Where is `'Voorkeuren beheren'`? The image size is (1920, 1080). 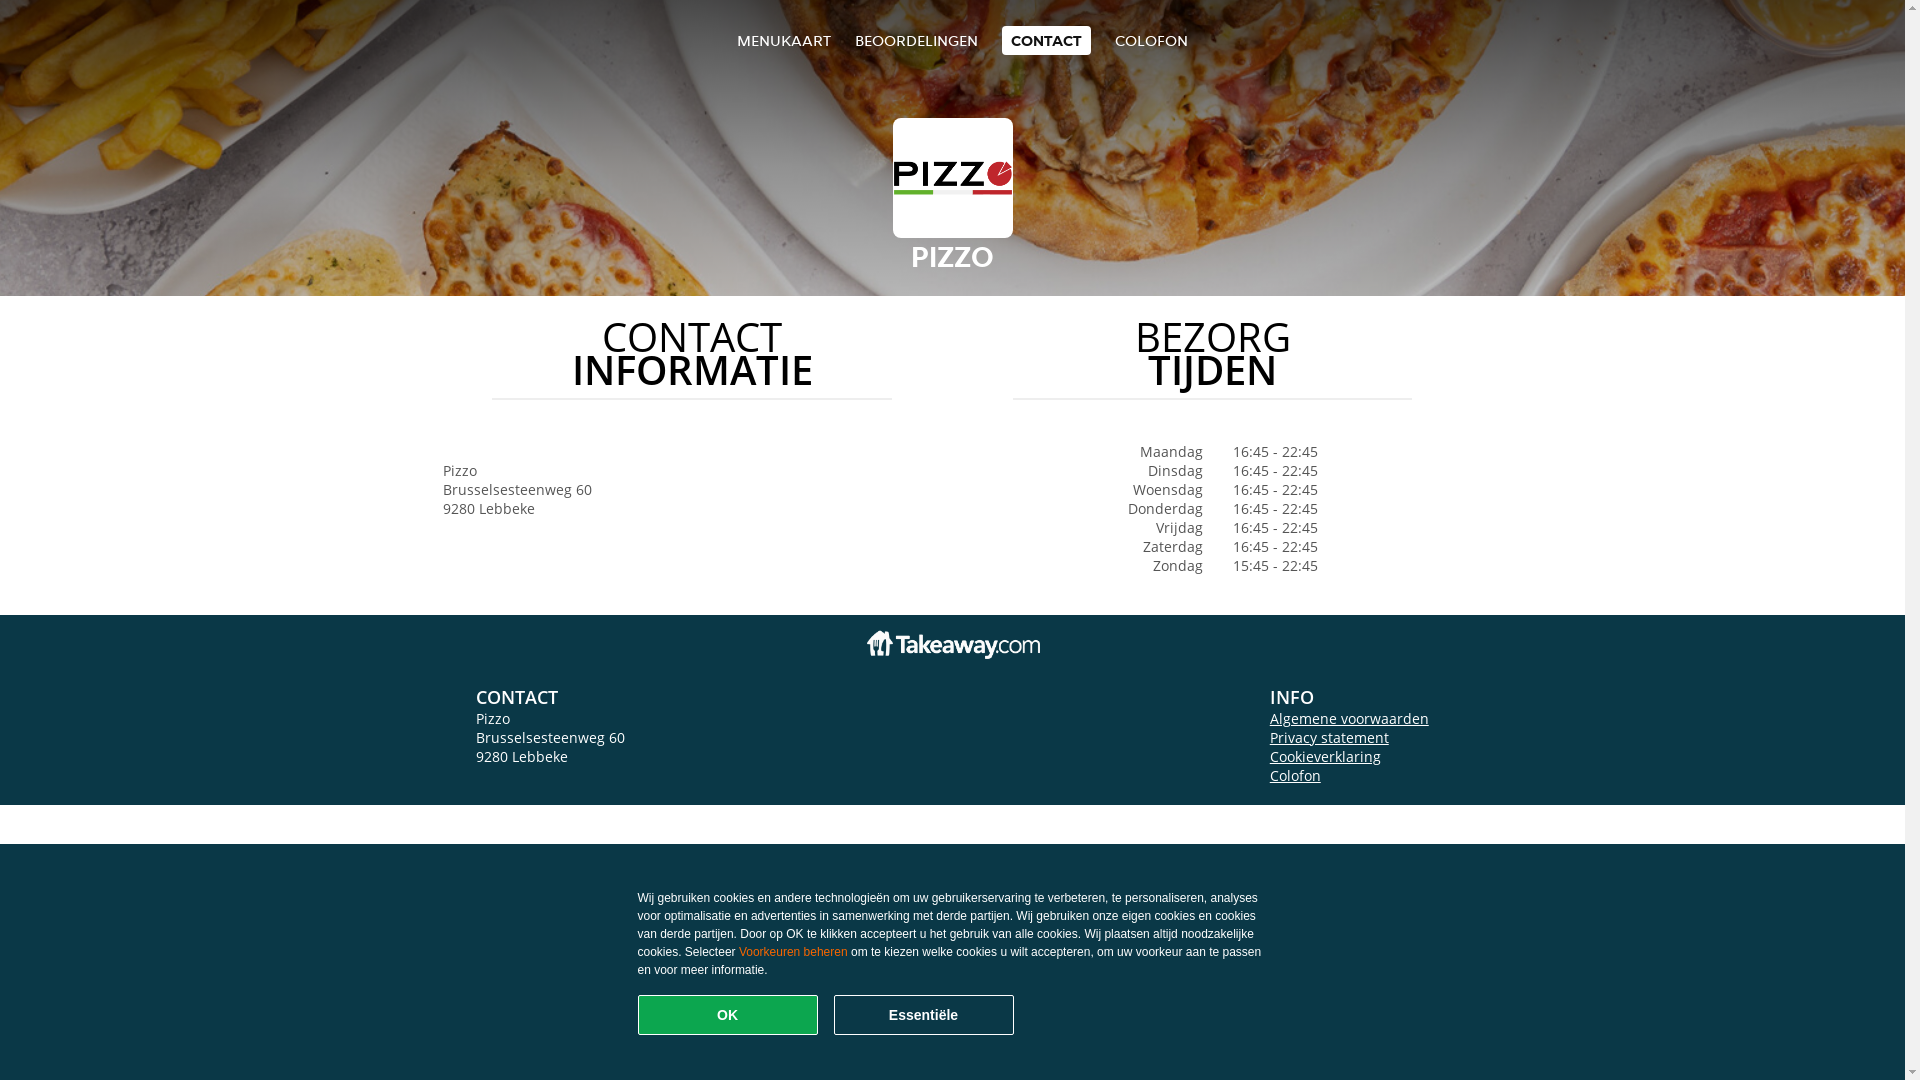
'Voorkeuren beheren' is located at coordinates (792, 951).